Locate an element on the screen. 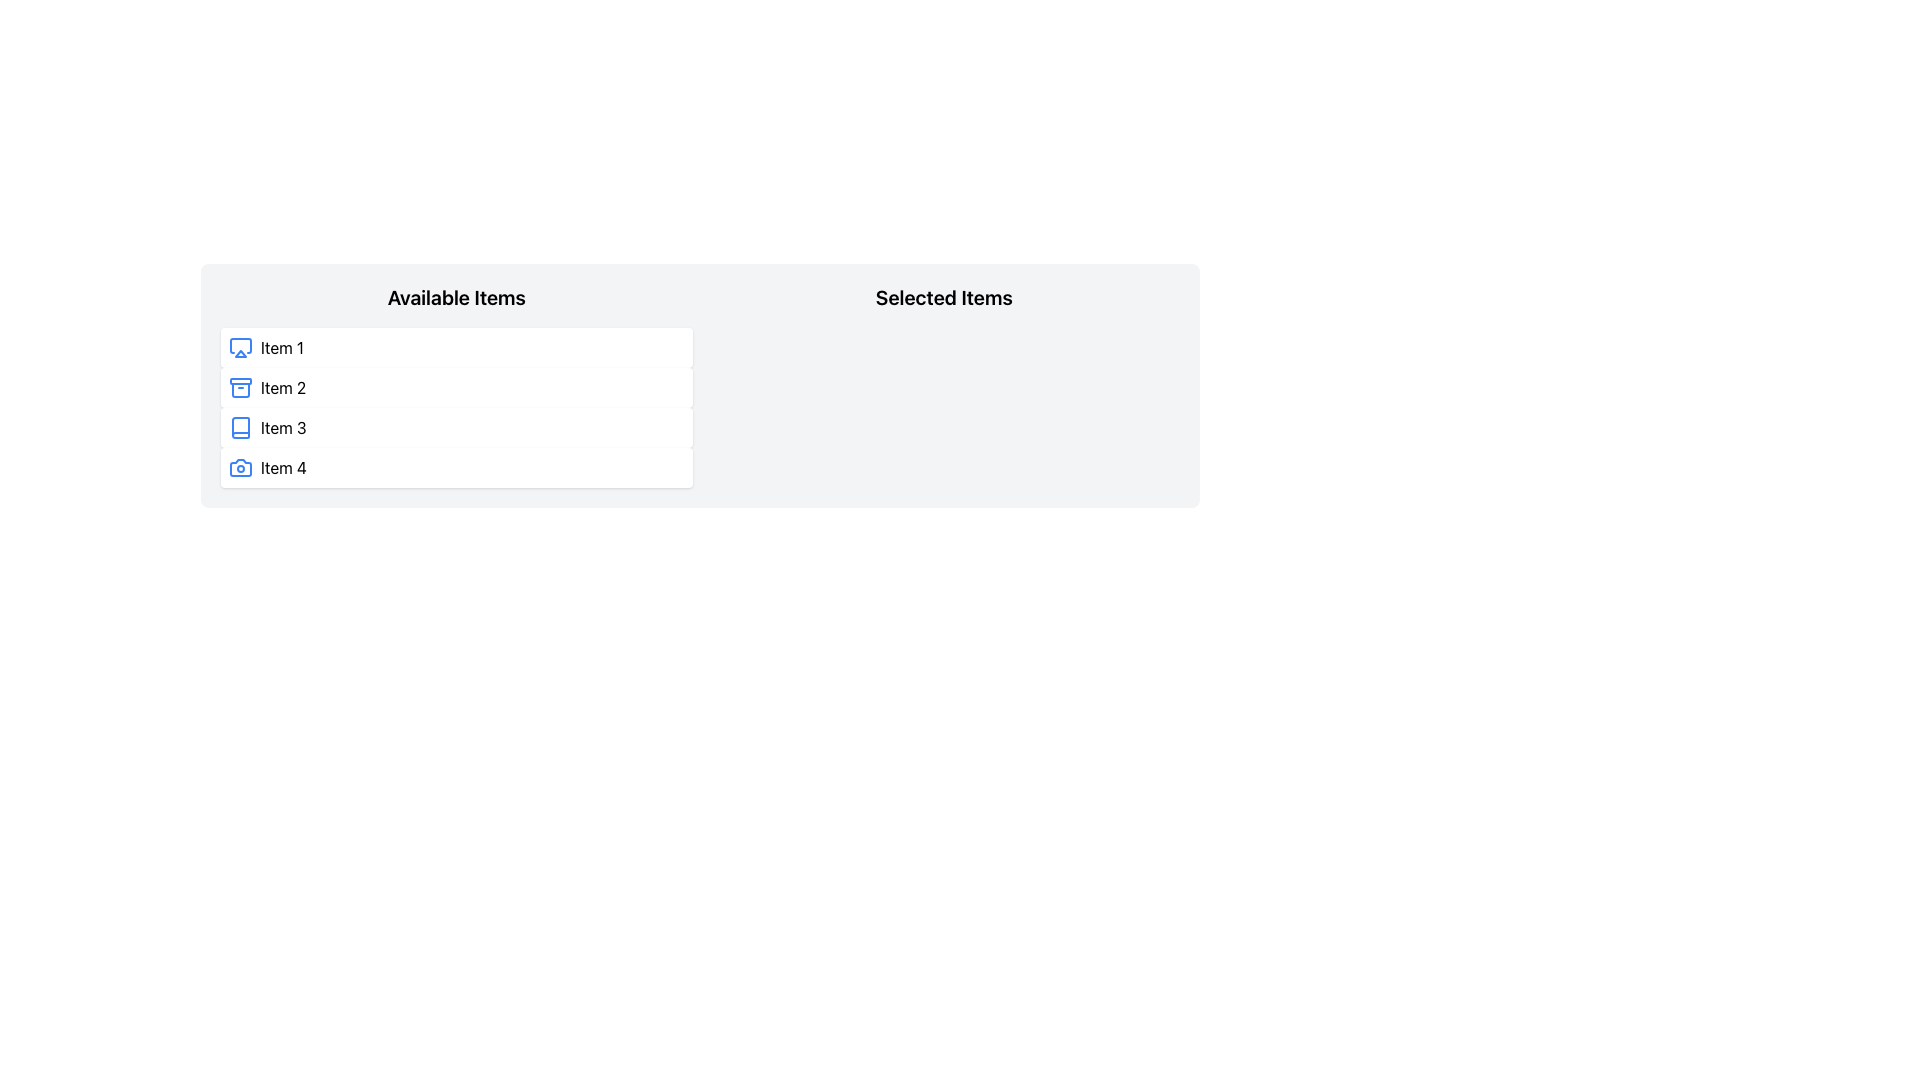 The image size is (1920, 1080). the lid icon of 'Item 2' located in the 'Available Items' section, which is represented by a horizontal rectangle near the top of the box-like icon is located at coordinates (240, 381).